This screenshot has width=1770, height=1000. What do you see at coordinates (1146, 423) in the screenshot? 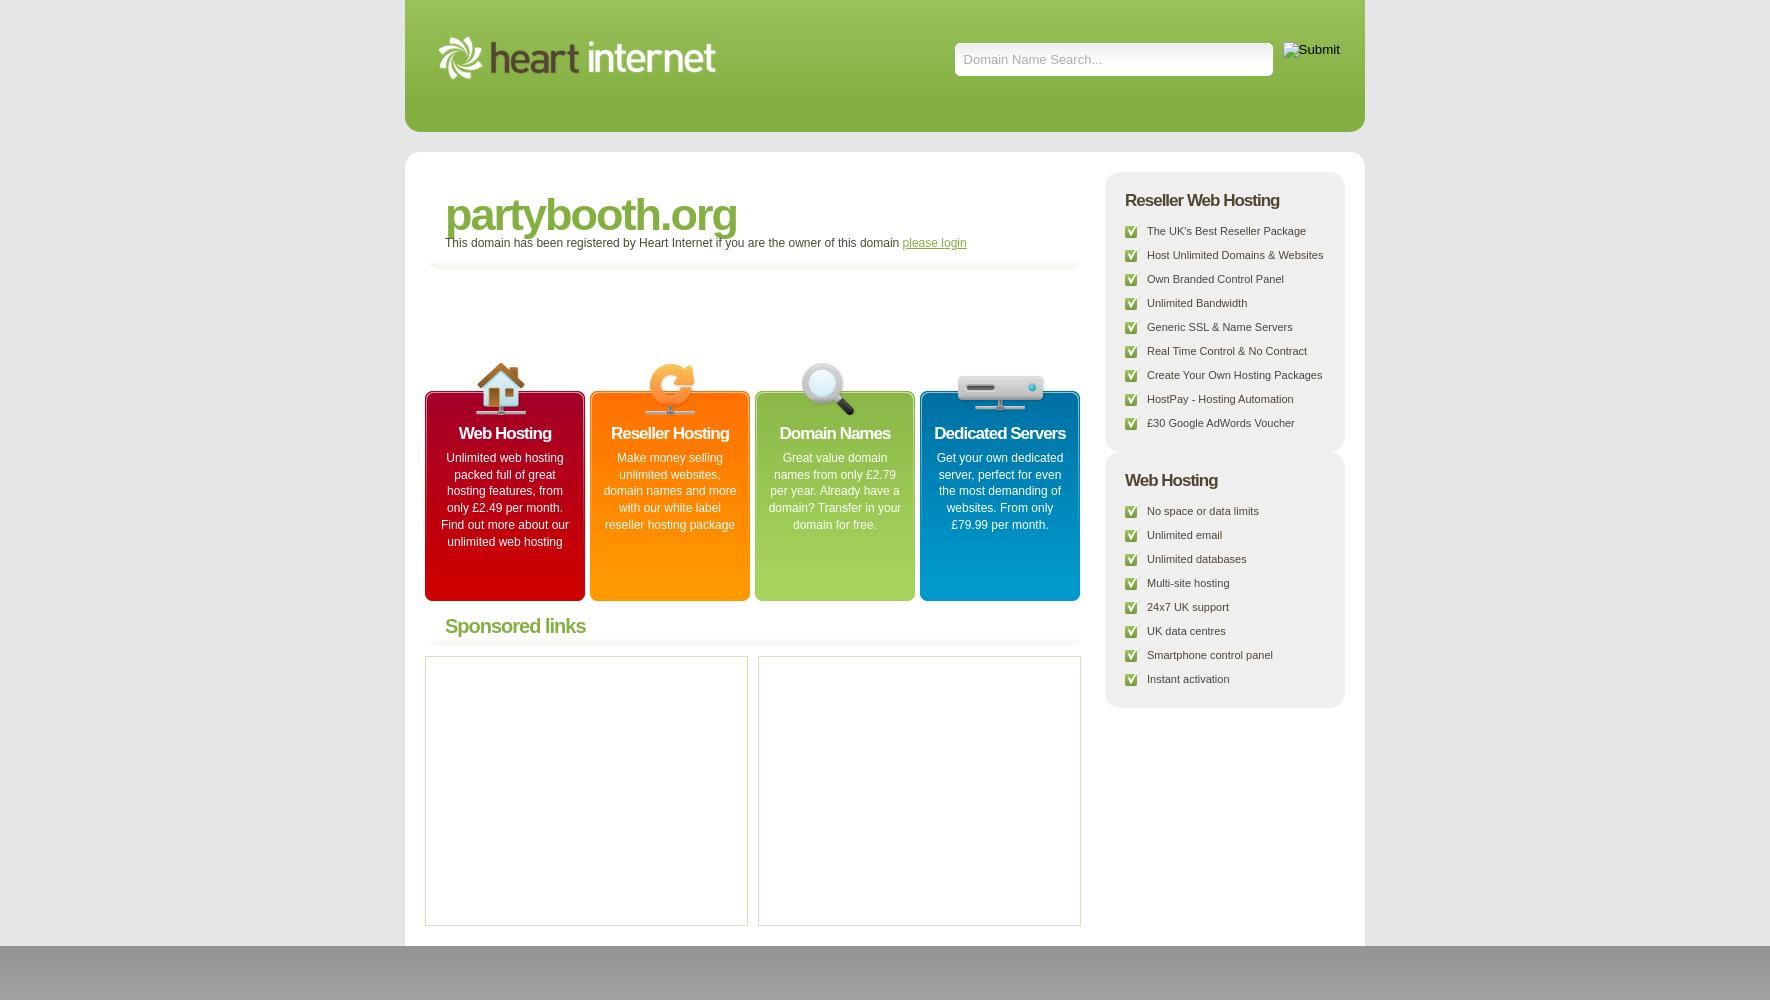
I see `'£30 Google AdWords Voucher'` at bounding box center [1146, 423].